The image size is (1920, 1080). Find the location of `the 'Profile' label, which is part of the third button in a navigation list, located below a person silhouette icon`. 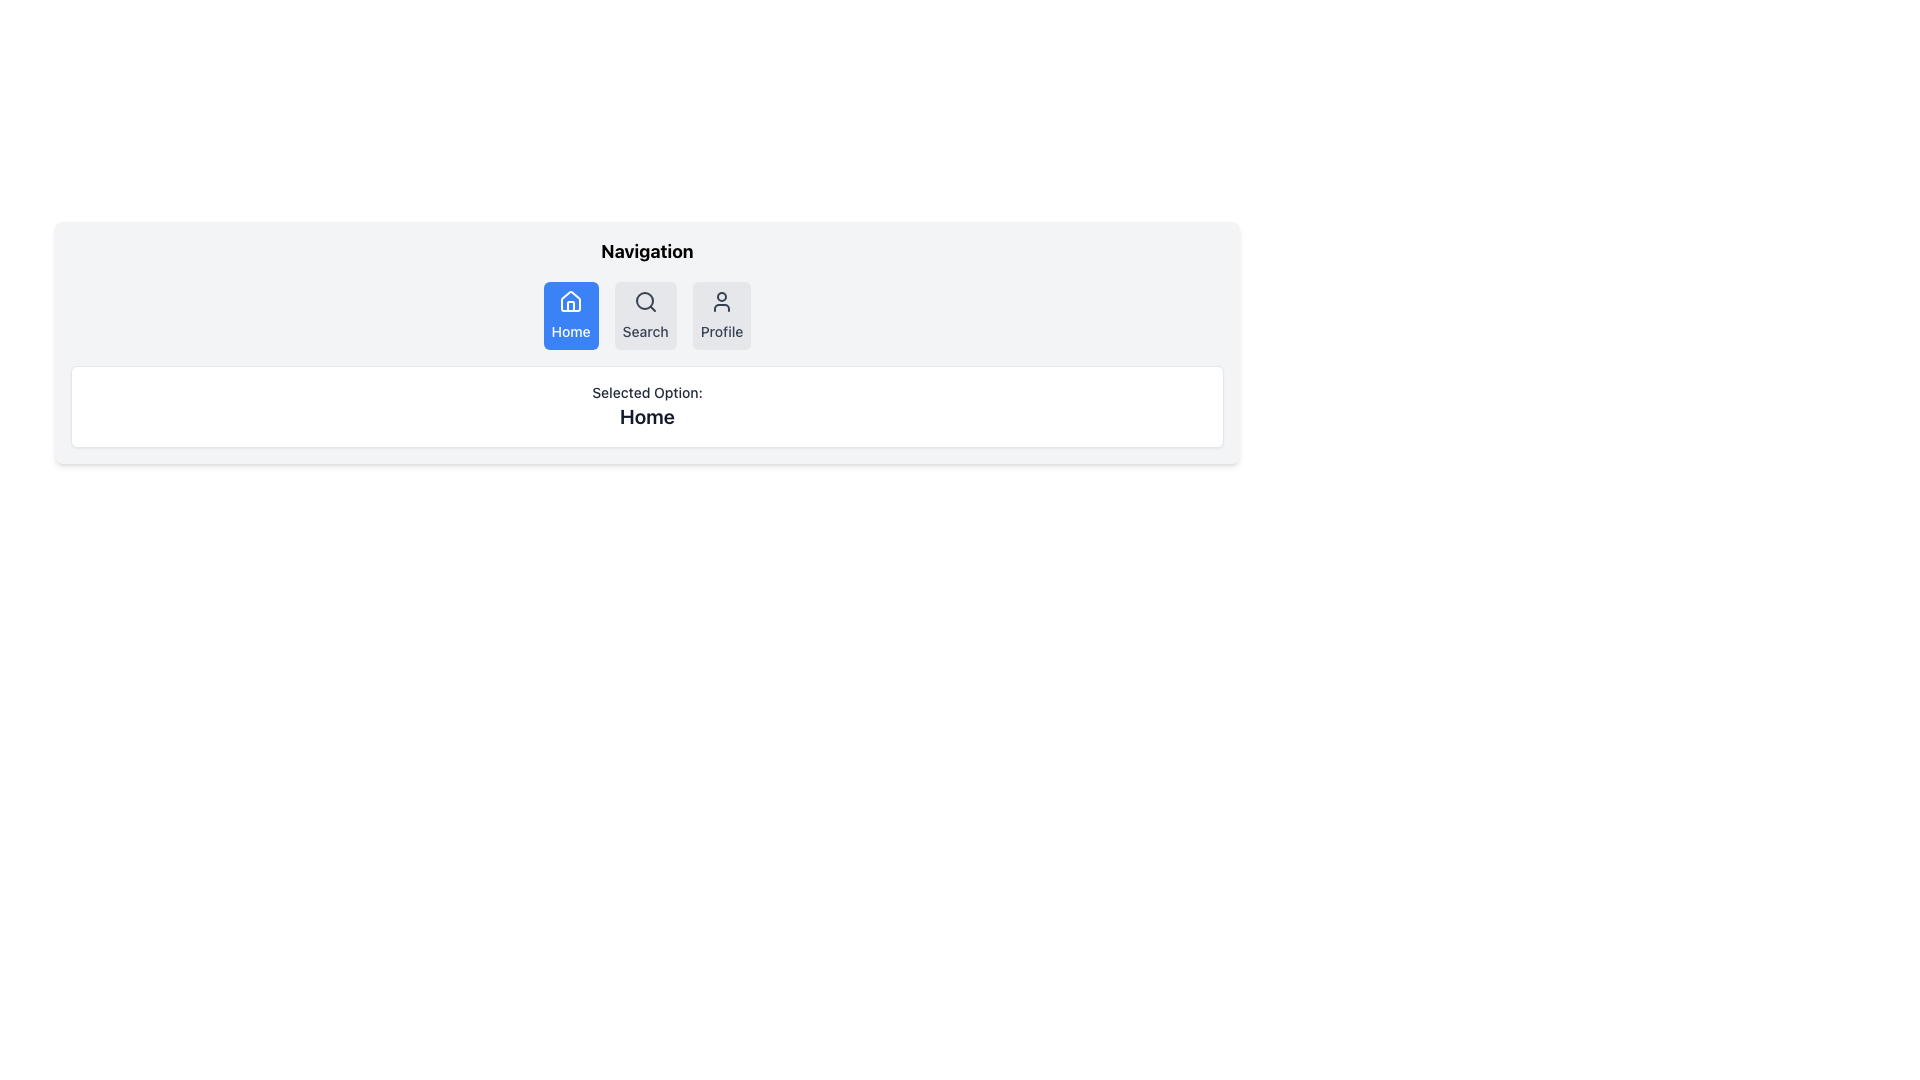

the 'Profile' label, which is part of the third button in a navigation list, located below a person silhouette icon is located at coordinates (721, 330).